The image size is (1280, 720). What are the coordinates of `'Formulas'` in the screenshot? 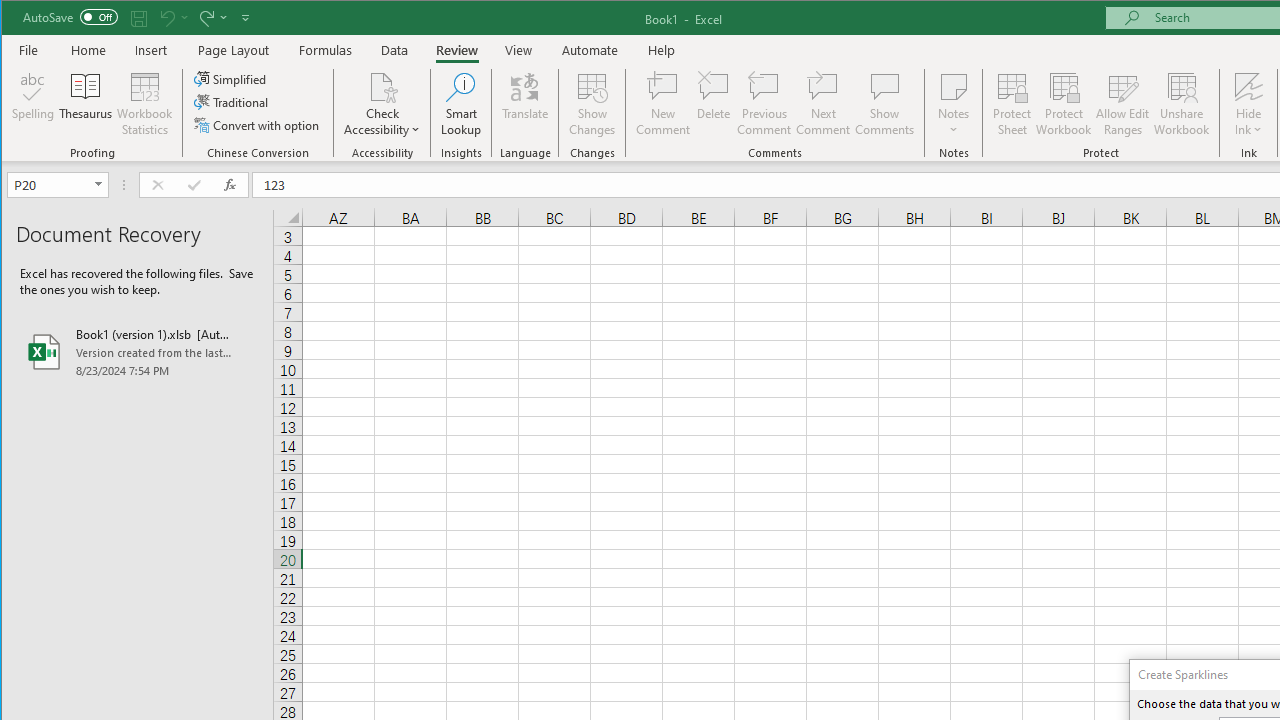 It's located at (326, 49).